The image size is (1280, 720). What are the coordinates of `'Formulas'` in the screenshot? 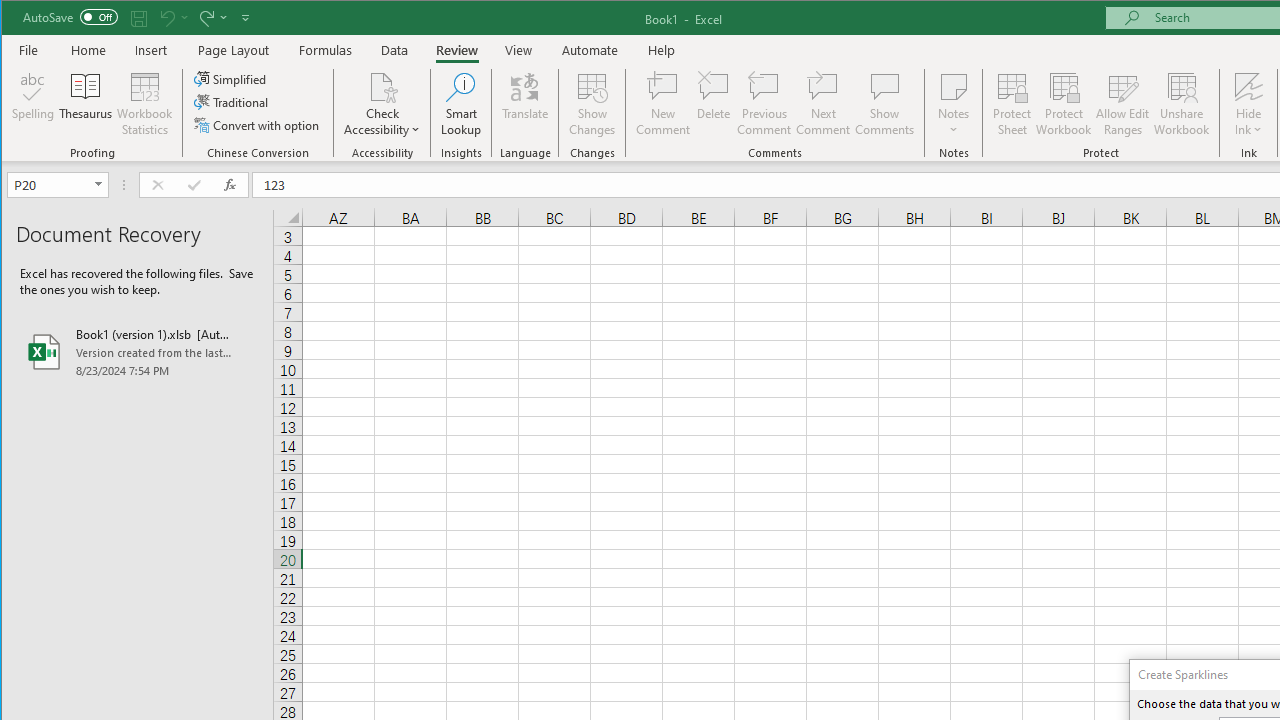 It's located at (326, 49).